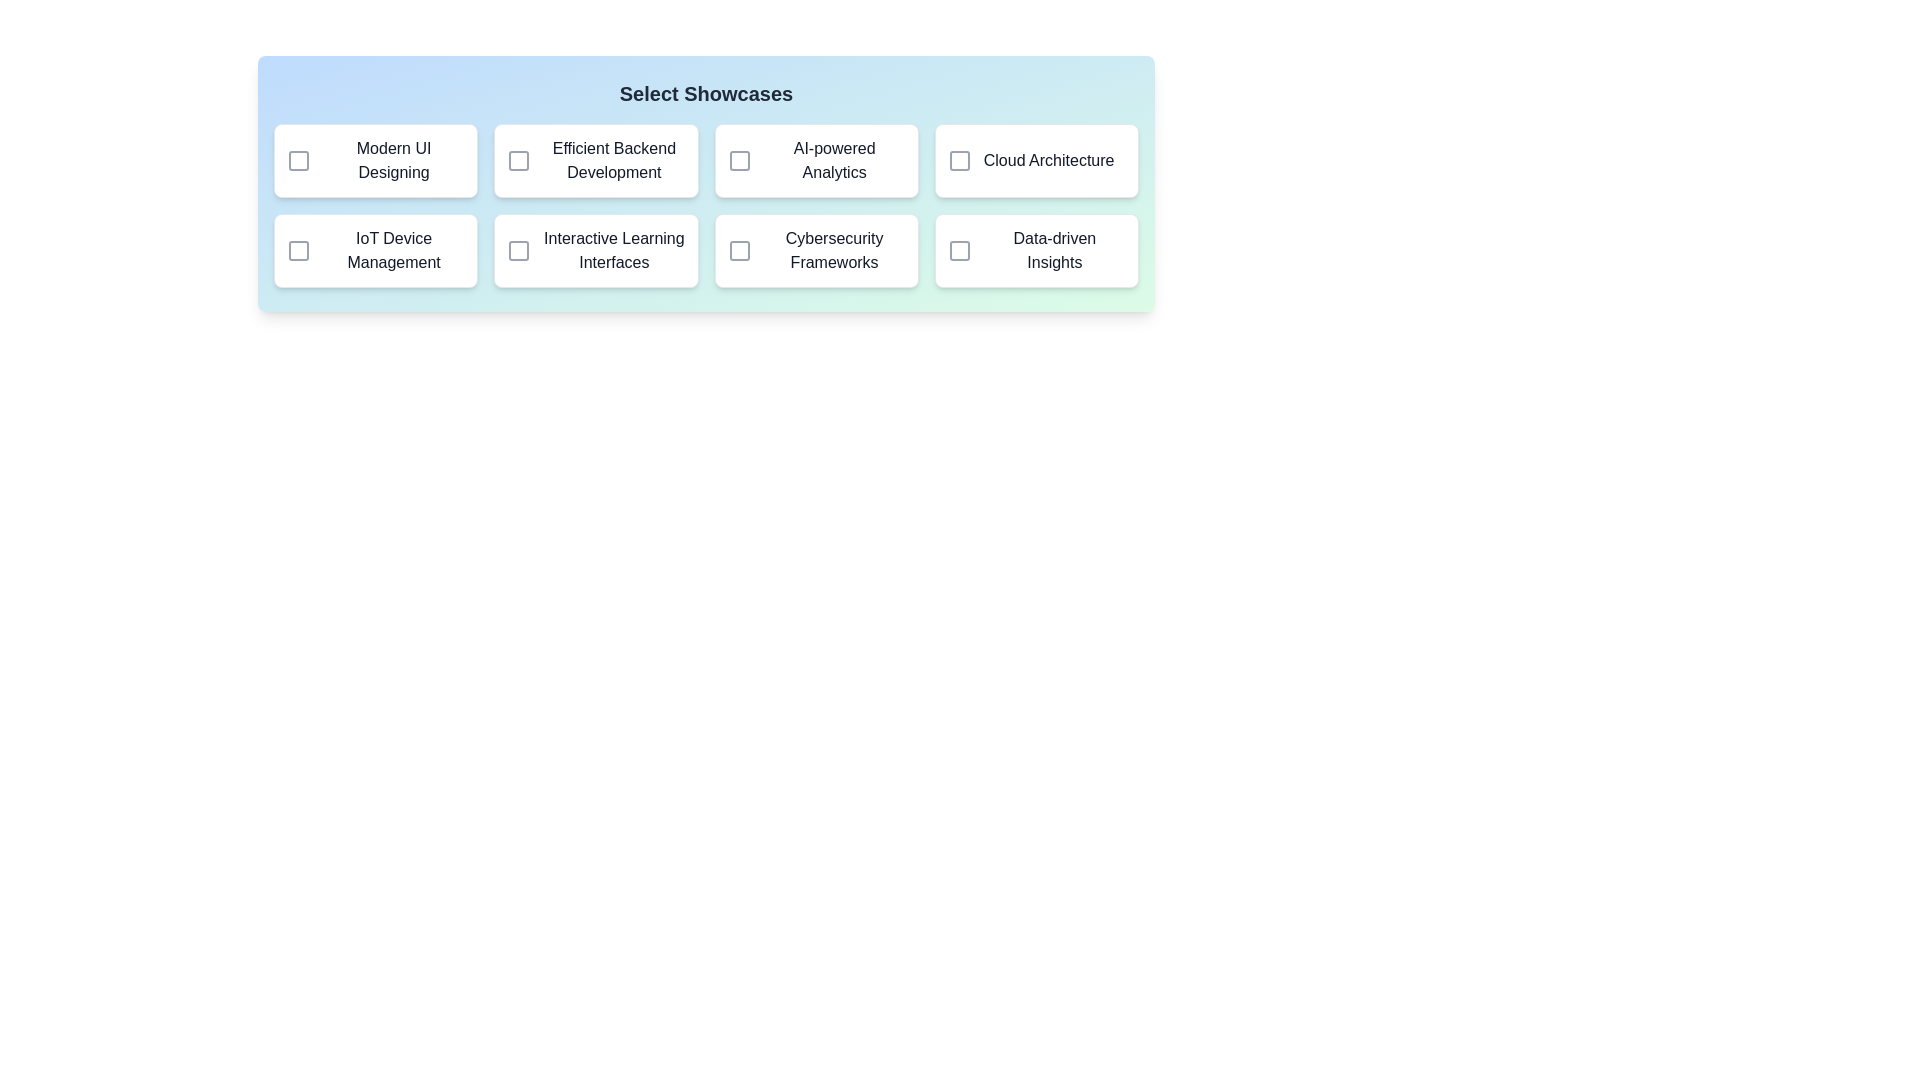  What do you see at coordinates (958, 160) in the screenshot?
I see `the showcase corresponding to Cloud Architecture` at bounding box center [958, 160].